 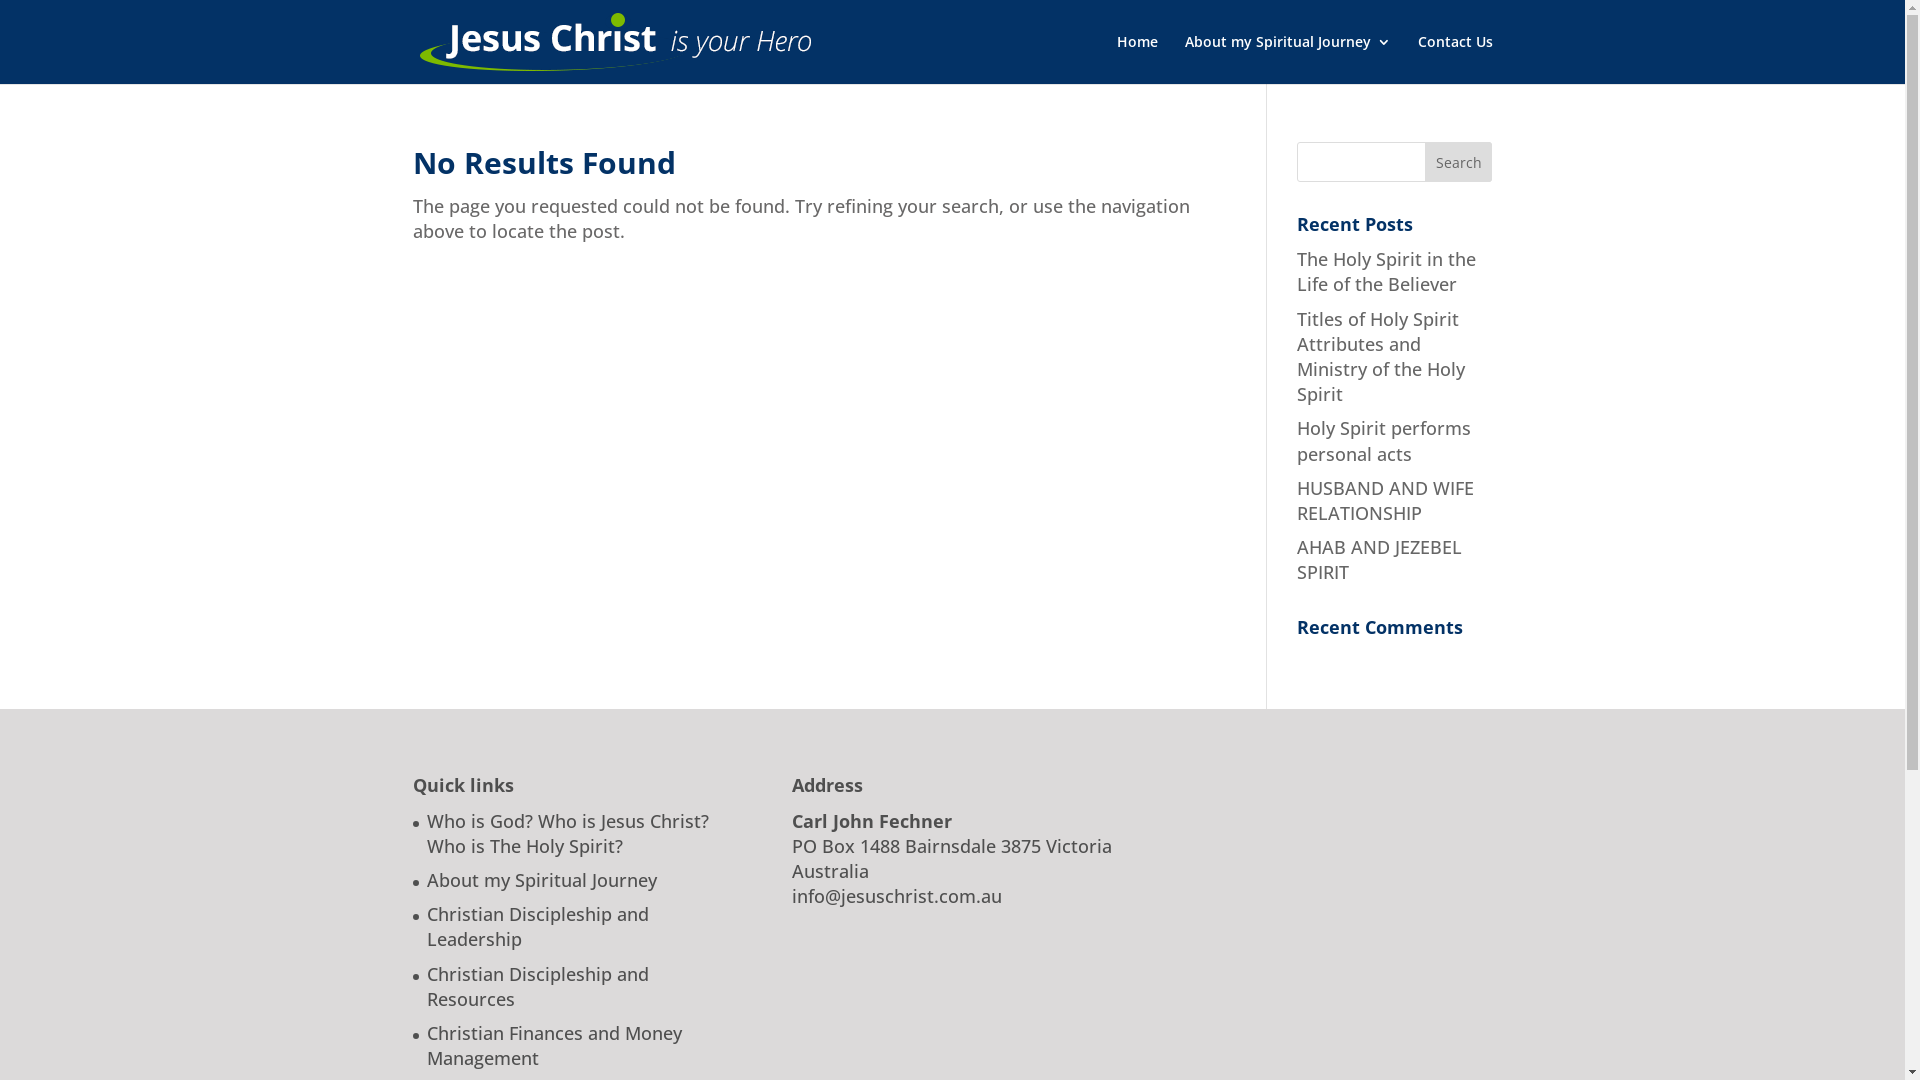 What do you see at coordinates (1382, 439) in the screenshot?
I see `'Holy Spirit performs personal acts'` at bounding box center [1382, 439].